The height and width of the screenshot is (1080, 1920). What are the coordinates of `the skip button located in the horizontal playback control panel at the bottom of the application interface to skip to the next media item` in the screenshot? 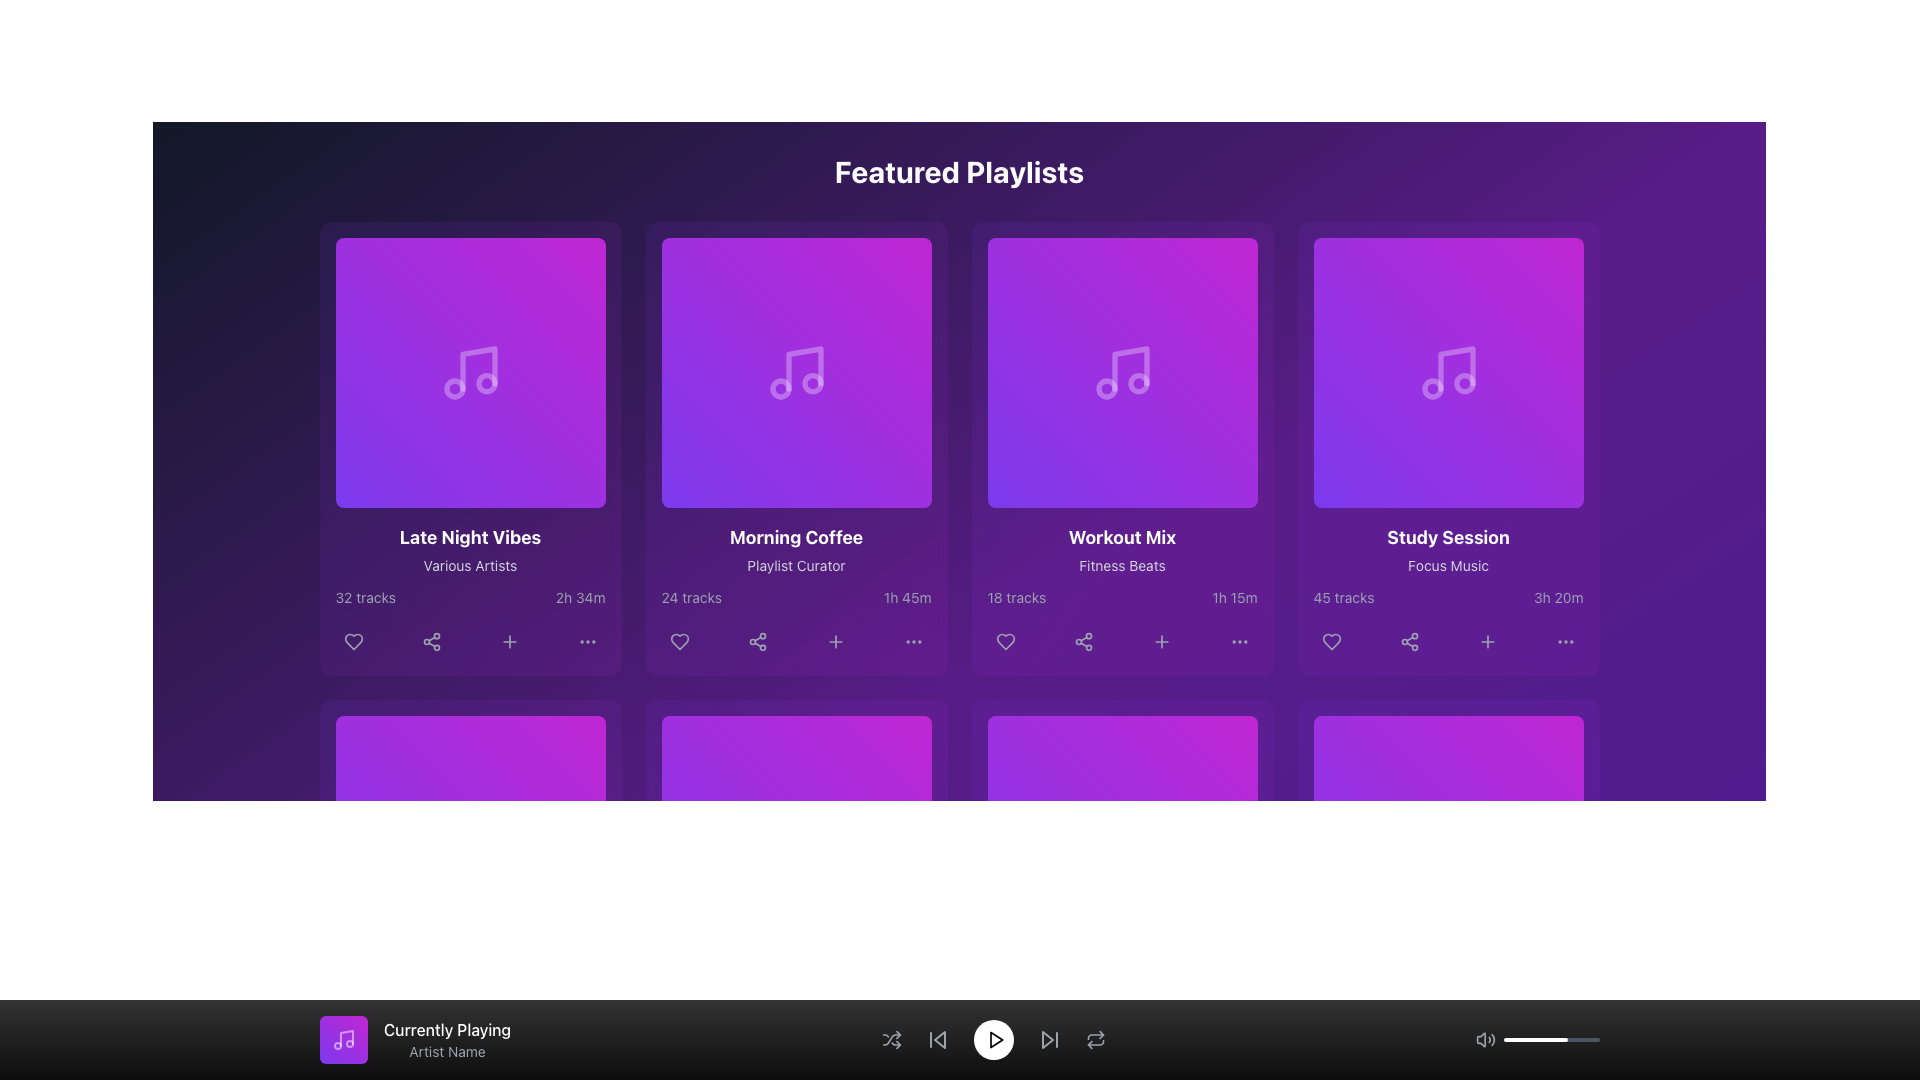 It's located at (1048, 1039).